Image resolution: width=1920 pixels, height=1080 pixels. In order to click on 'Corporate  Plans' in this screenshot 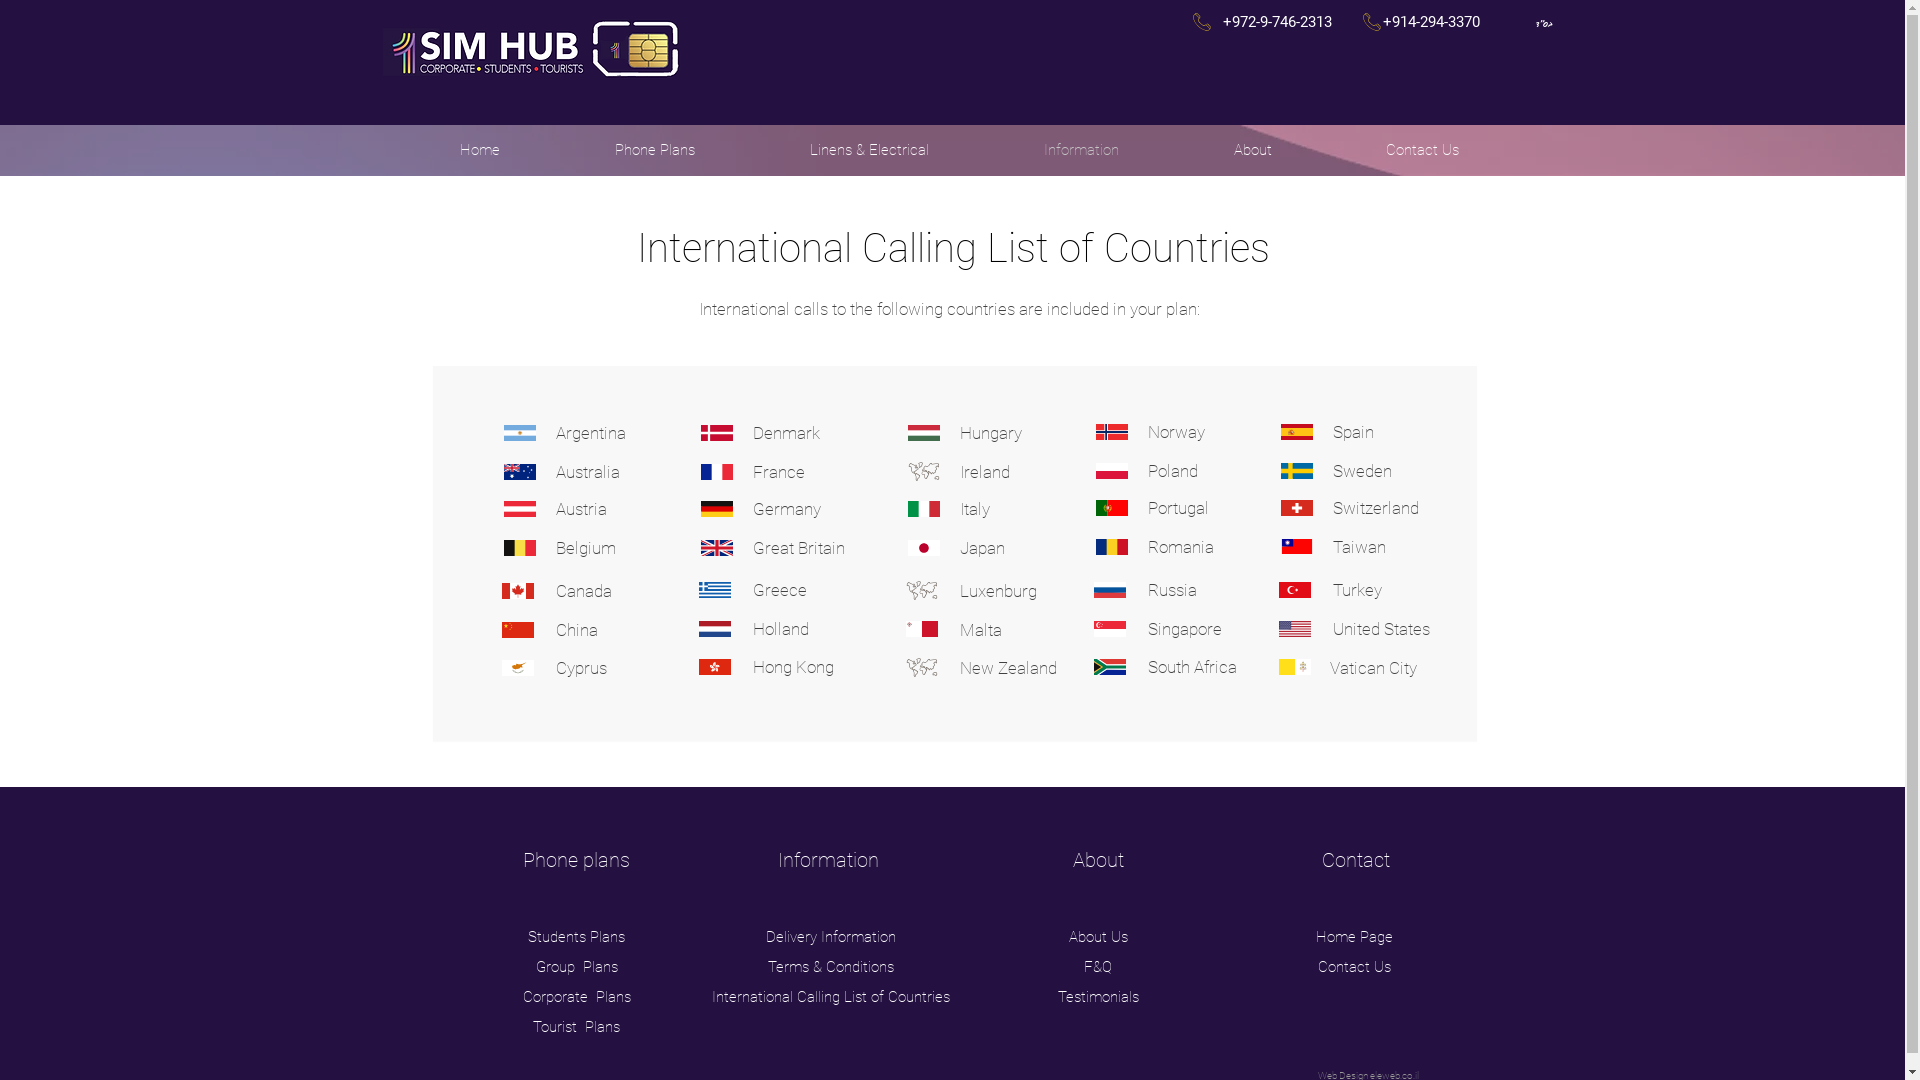, I will do `click(575, 996)`.